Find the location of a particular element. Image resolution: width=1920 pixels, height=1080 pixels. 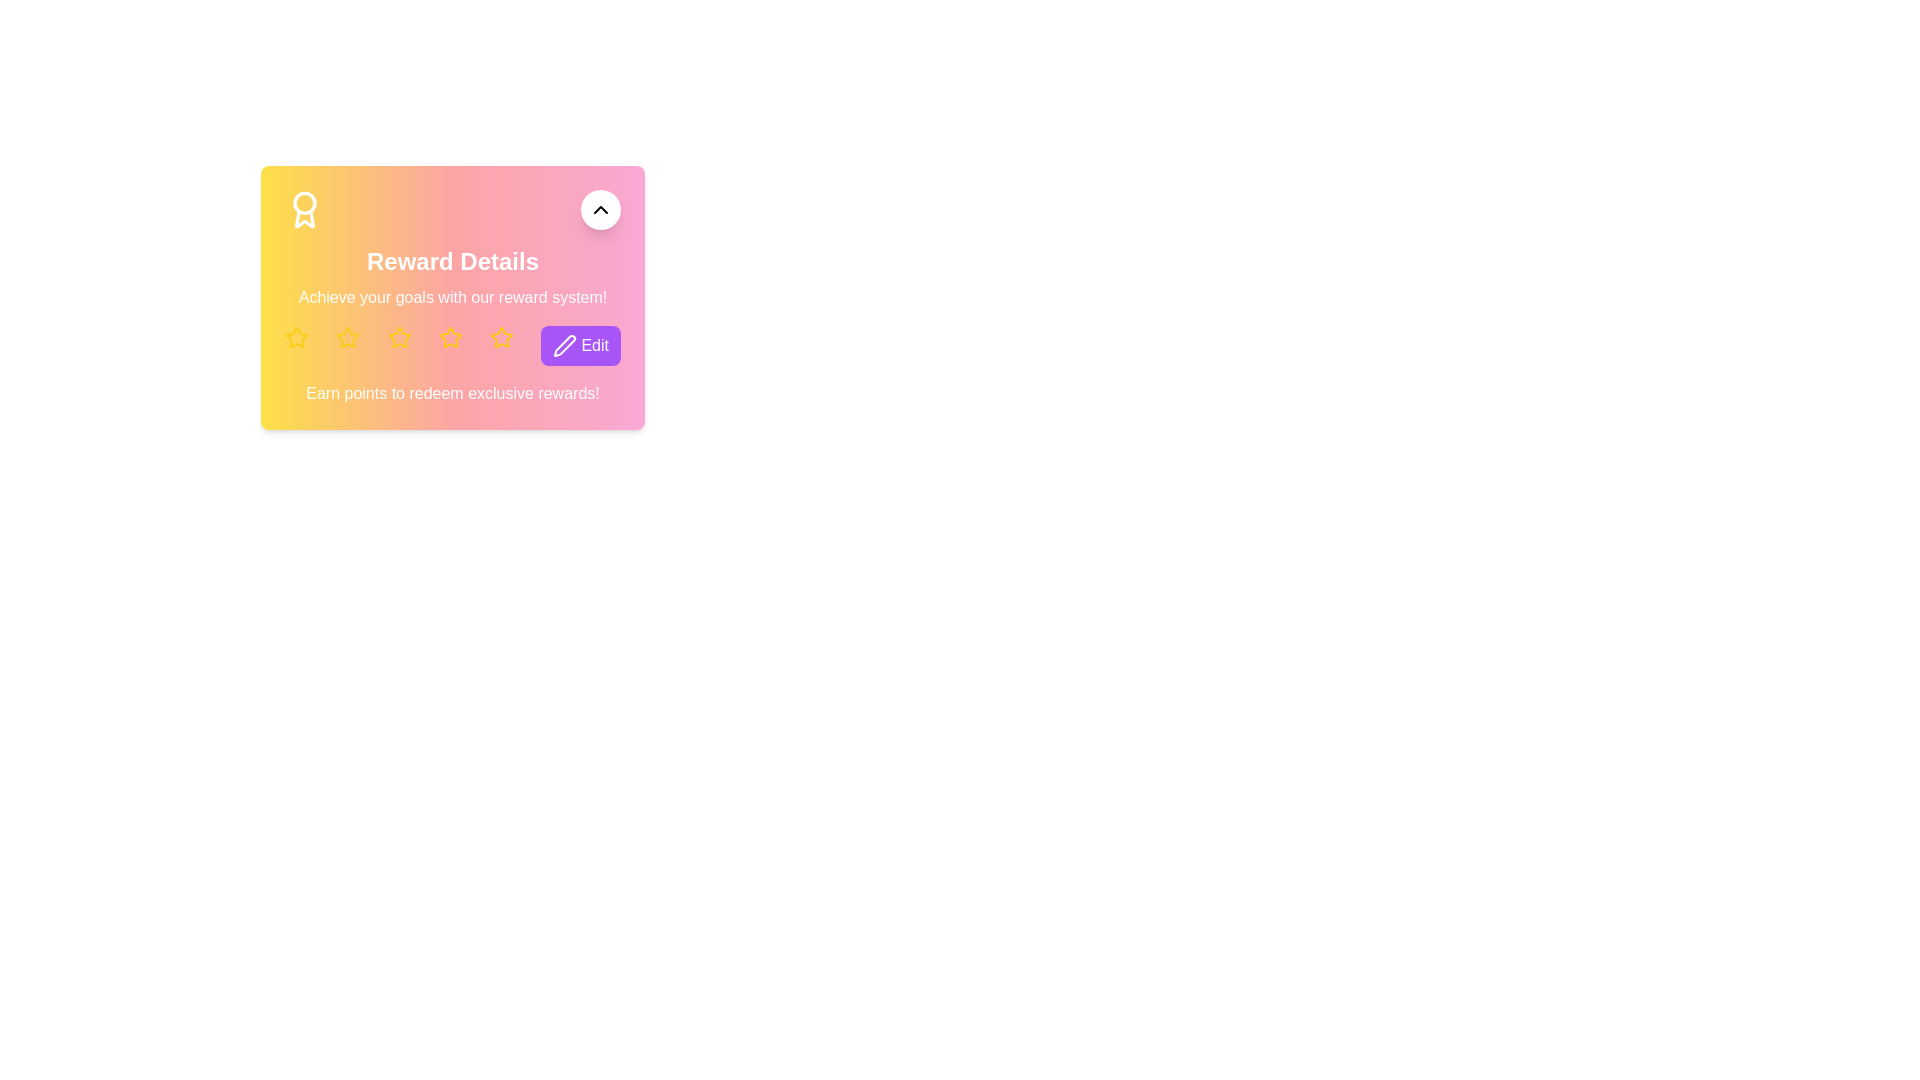

the fourth star icon in the horizontal line of yellow star icons near the center-right of the 'Reward Details' card is located at coordinates (451, 345).